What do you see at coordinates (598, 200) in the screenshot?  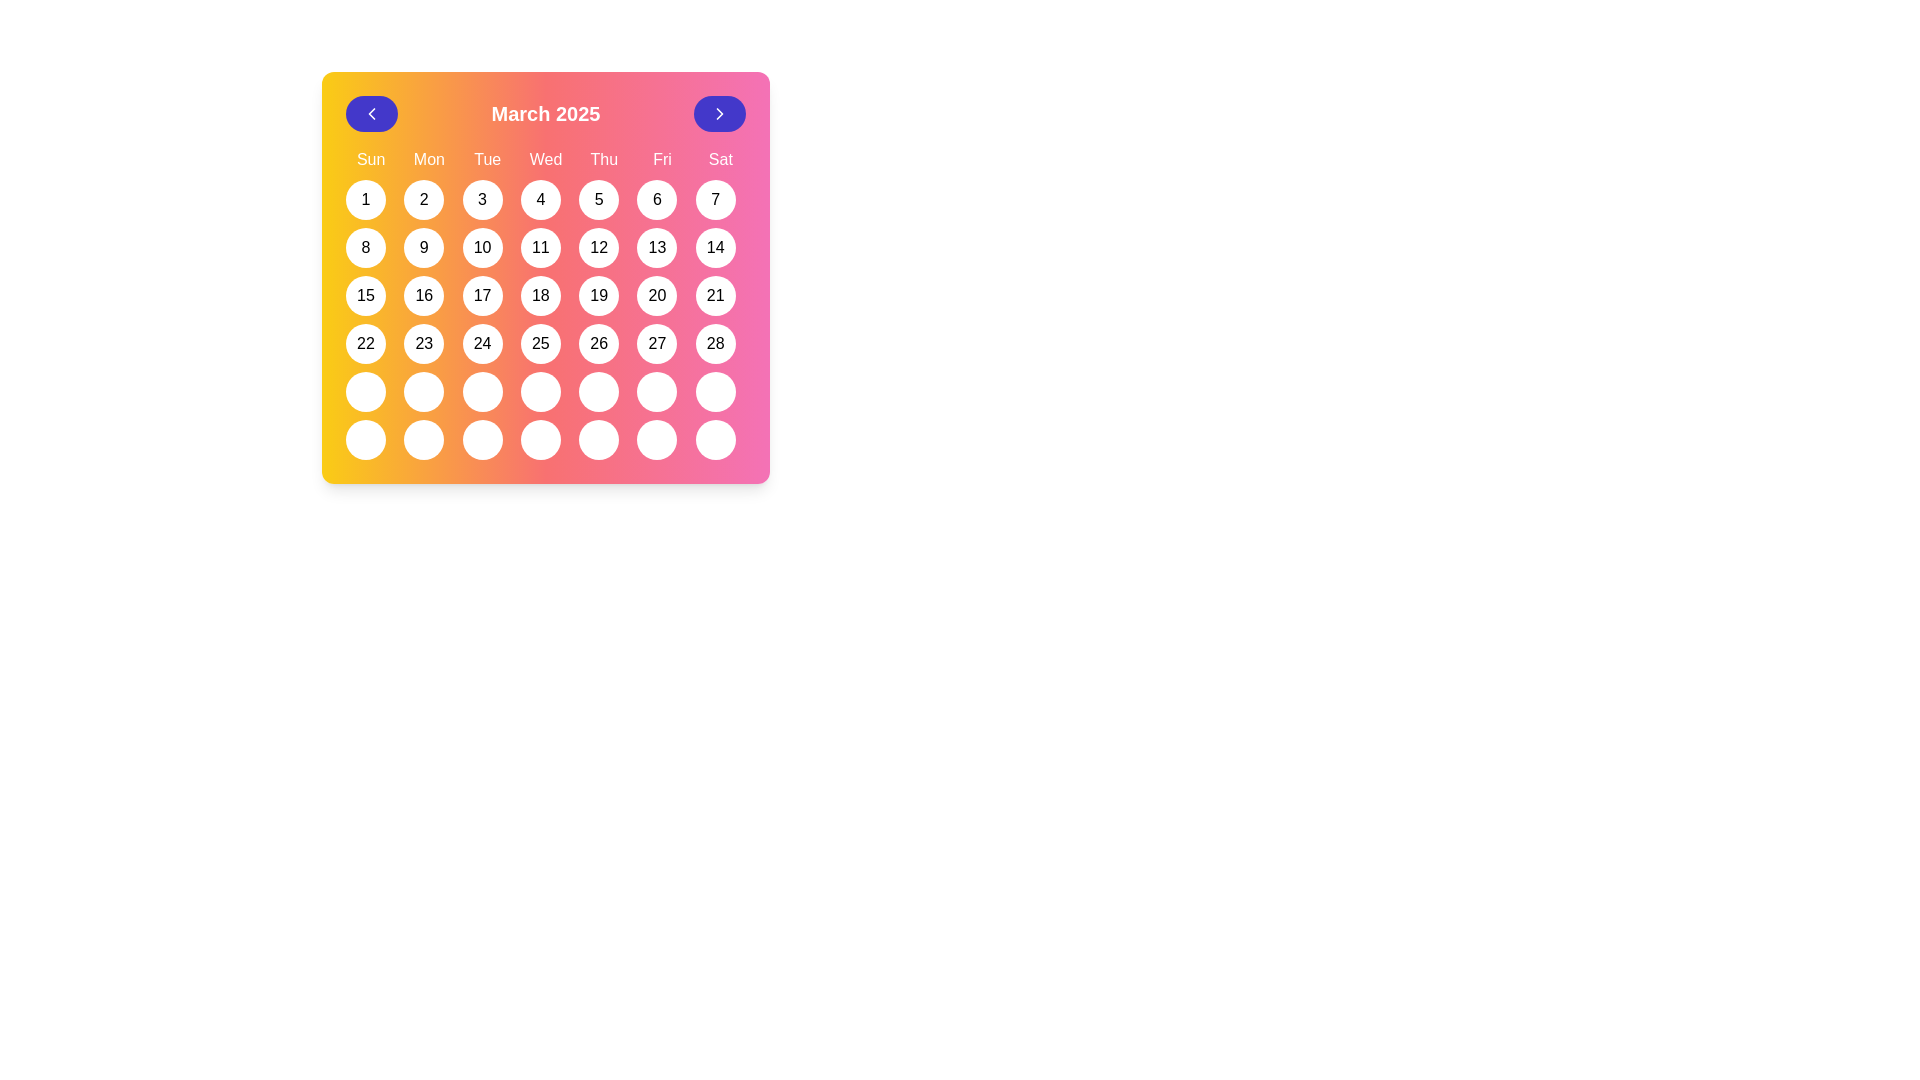 I see `the circular button with a white background and the number '5' in black text, located in the calendar grid at the position for Thursday` at bounding box center [598, 200].